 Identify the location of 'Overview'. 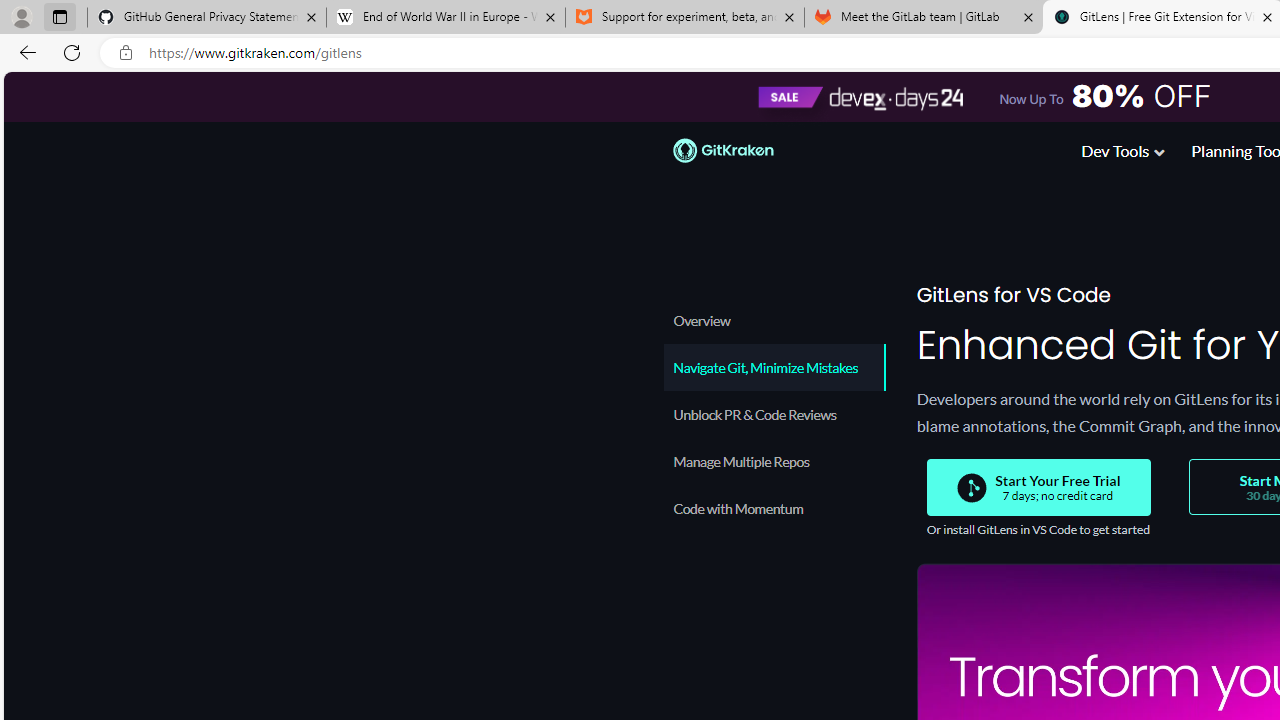
(773, 319).